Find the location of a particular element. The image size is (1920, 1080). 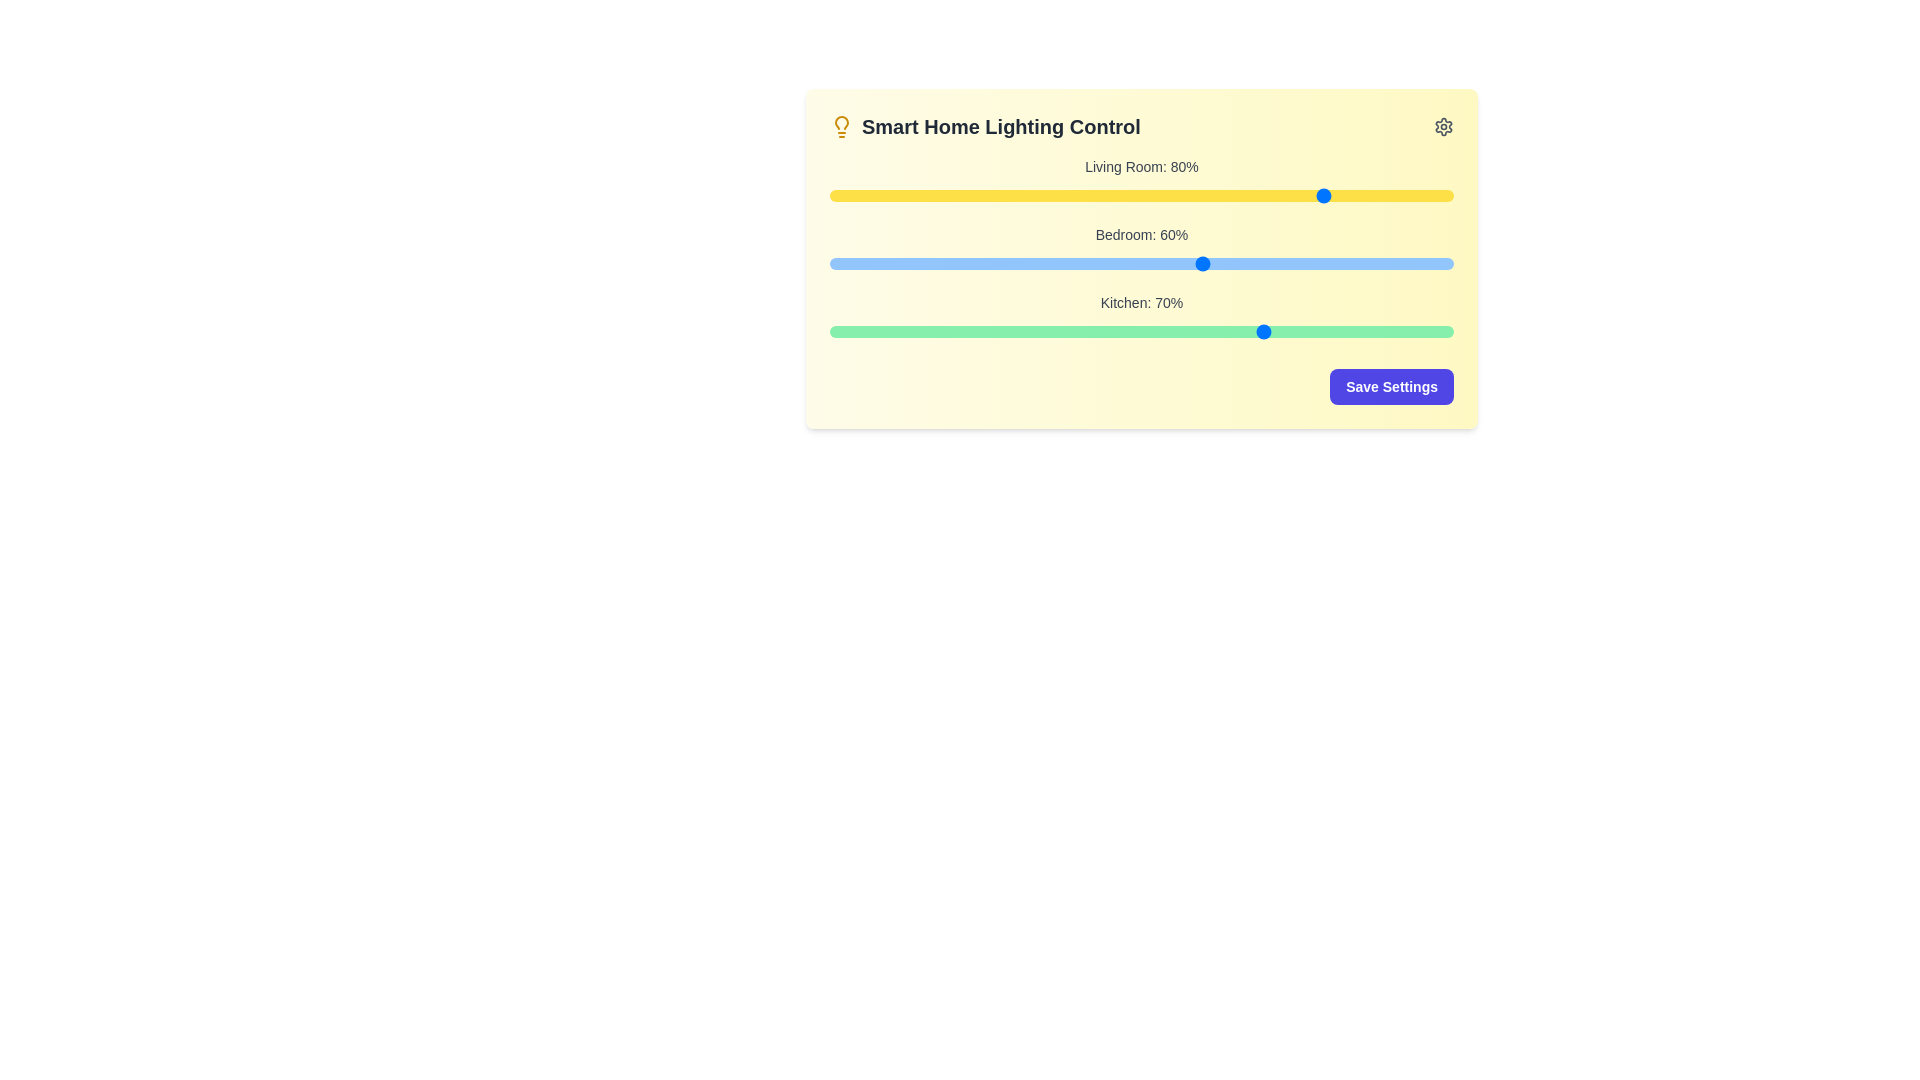

the horizontal slider control with a rounded blue thumb indicator, located between the text 'Bedroom: 60%' and the slider labeled 'Kitchen: 70%' is located at coordinates (1142, 262).